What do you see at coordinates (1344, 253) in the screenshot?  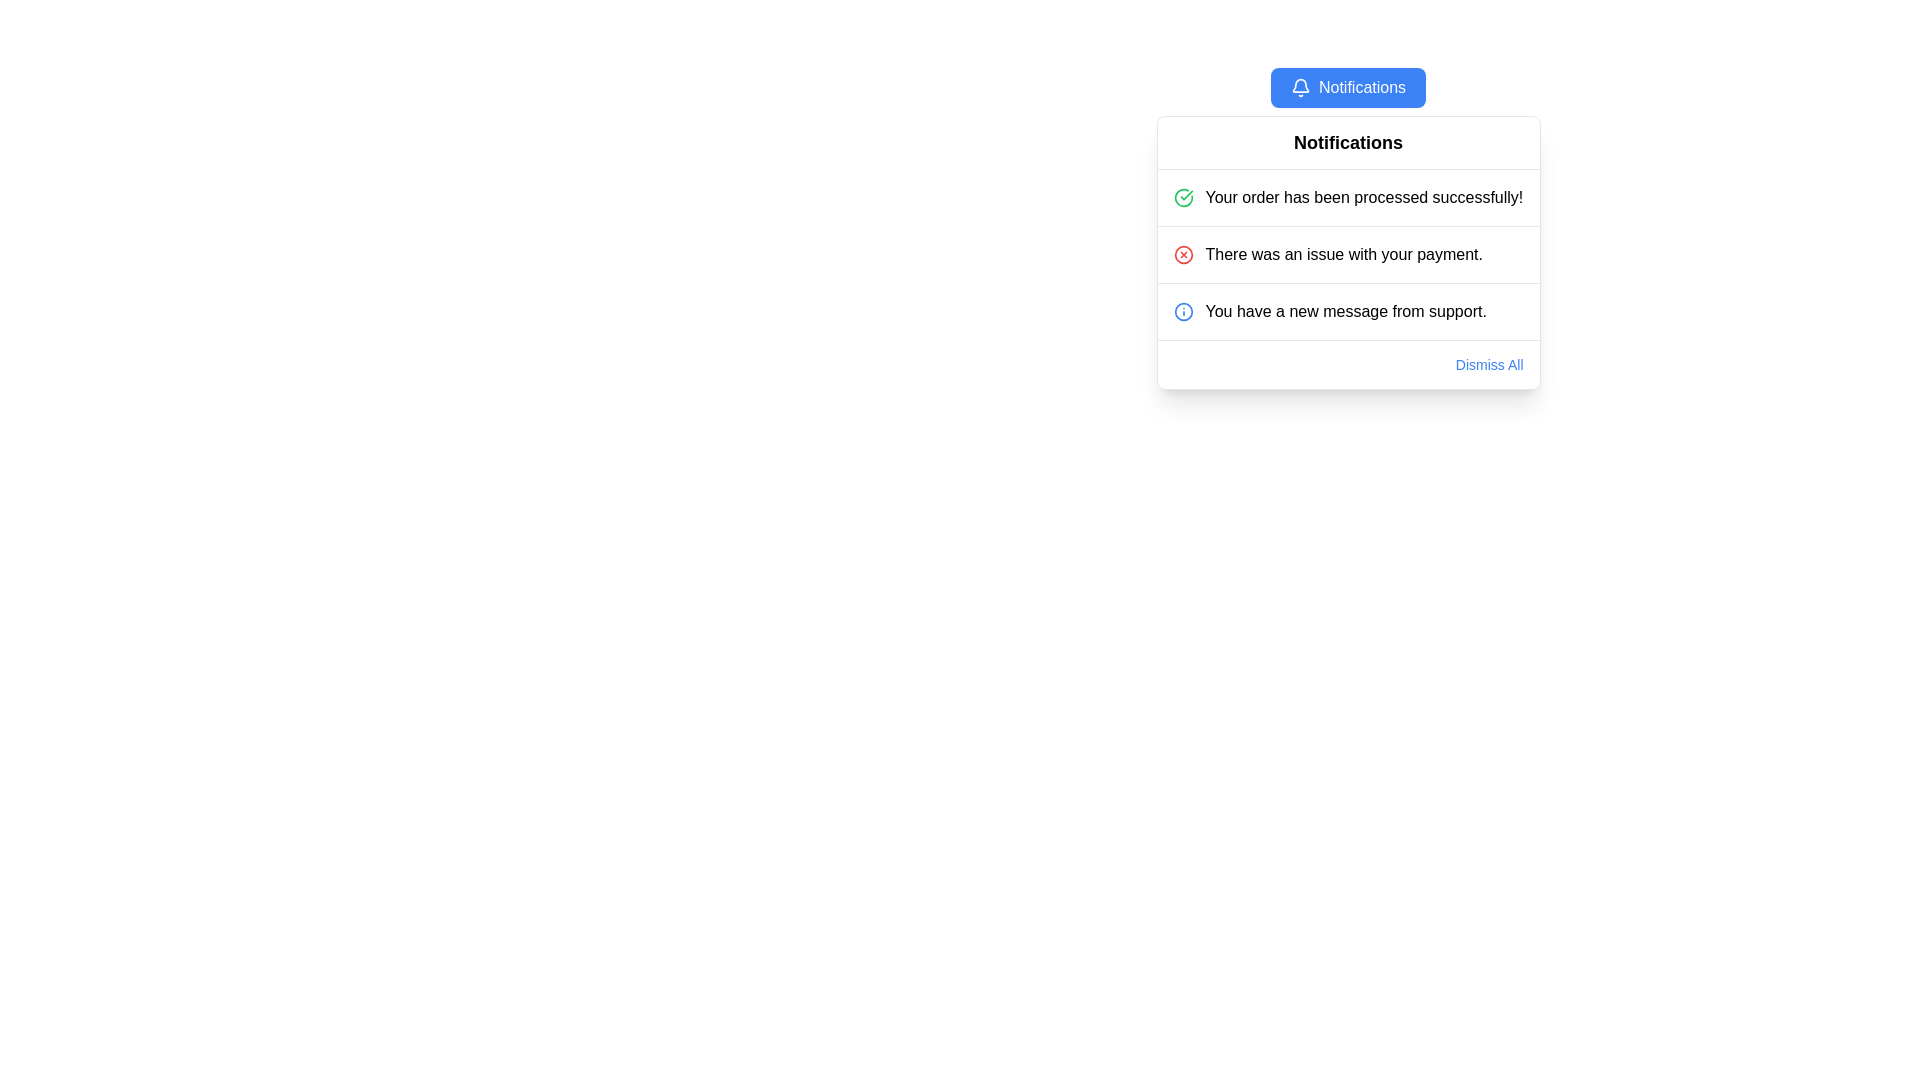 I see `information displayed in the text label stating 'There was an issue with your payment.' This text label is part of a notification panel, centrally aligned and located in the middle row of the panel, following a success message and preceding an info message` at bounding box center [1344, 253].